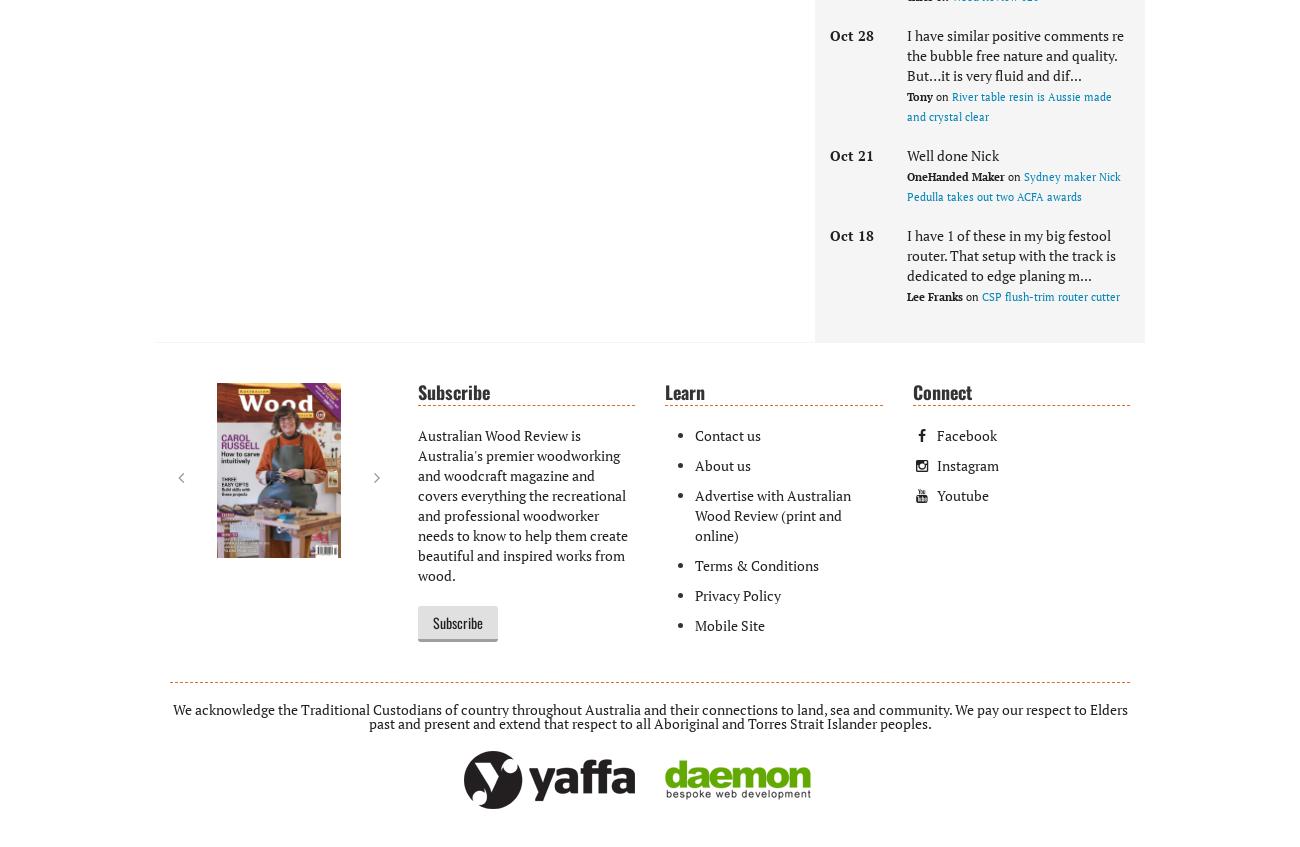  I want to click on 'Tony', so click(920, 96).